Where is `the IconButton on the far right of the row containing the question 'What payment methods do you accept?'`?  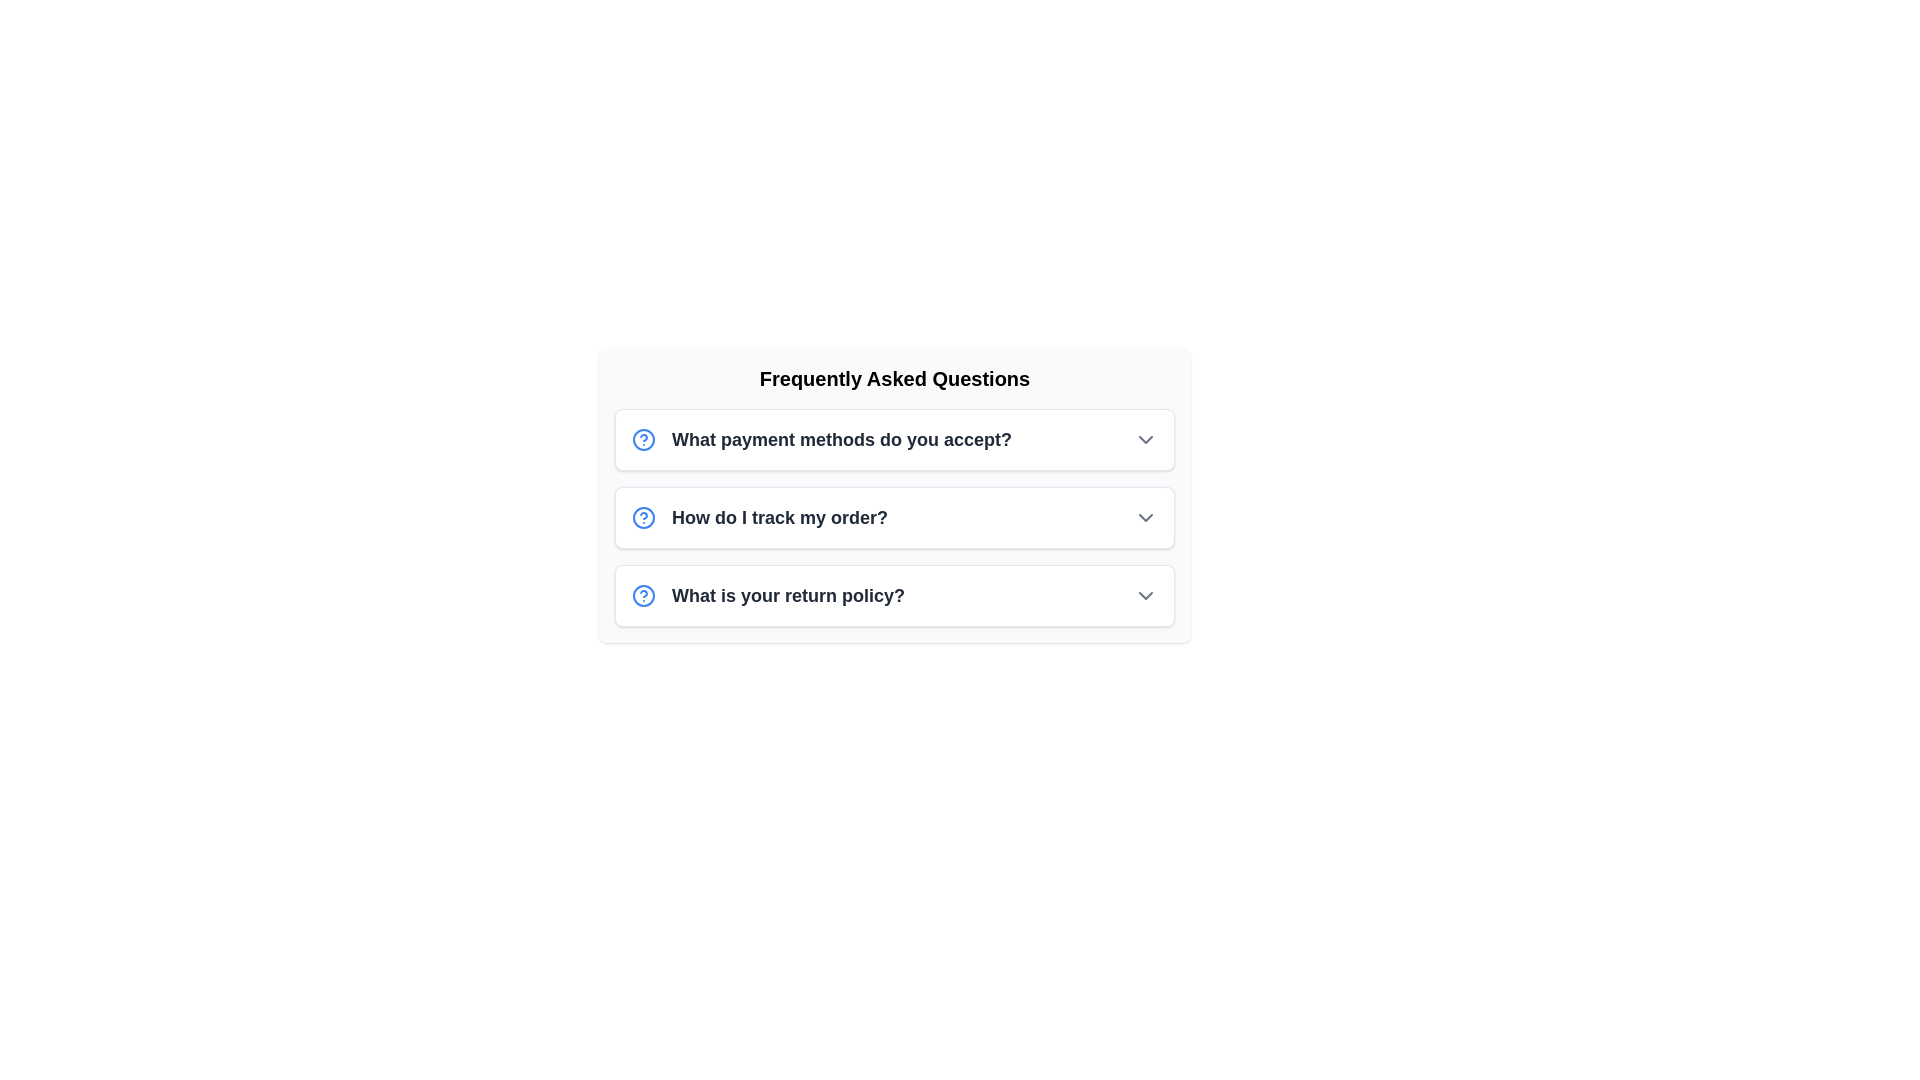
the IconButton on the far right of the row containing the question 'What payment methods do you accept?' is located at coordinates (1146, 438).